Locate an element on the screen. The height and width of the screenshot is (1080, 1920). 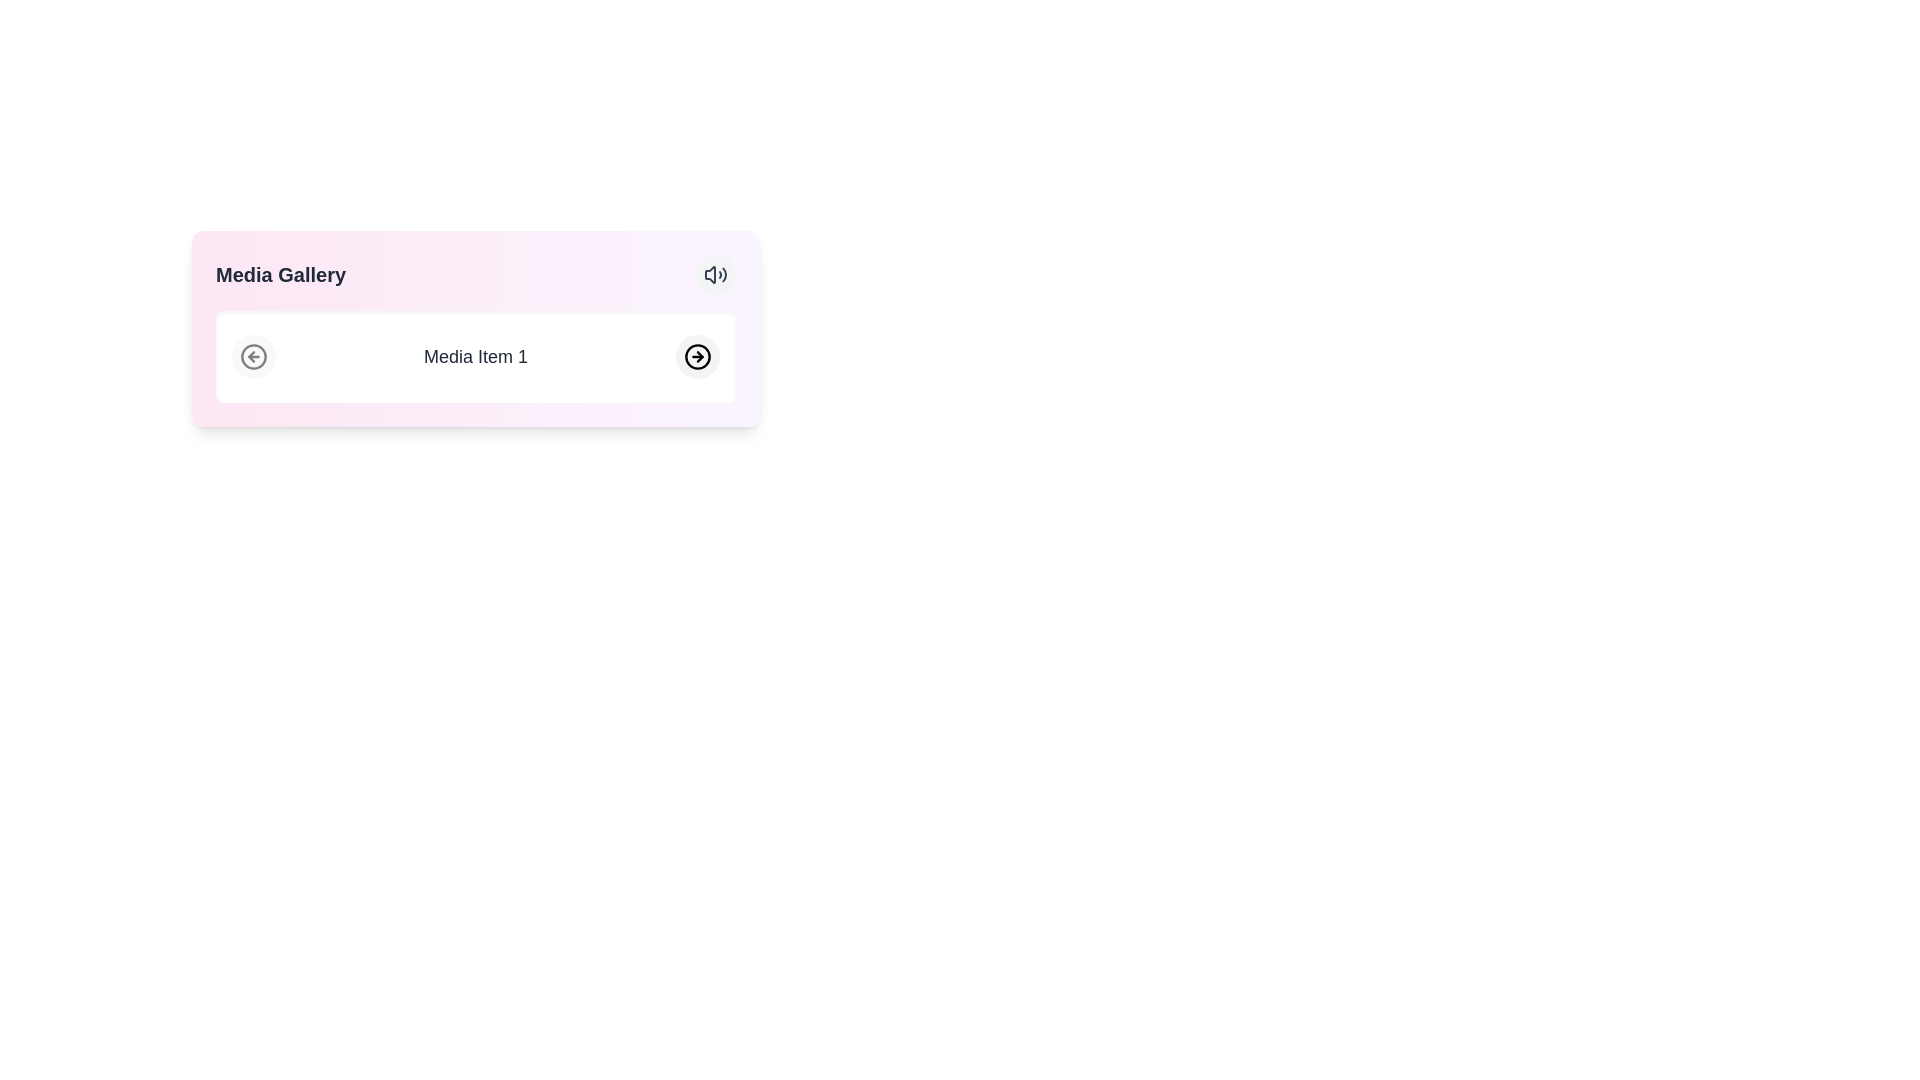
the navigation button located to the immediate left of the 'Media Item 1' text label is located at coordinates (253, 356).